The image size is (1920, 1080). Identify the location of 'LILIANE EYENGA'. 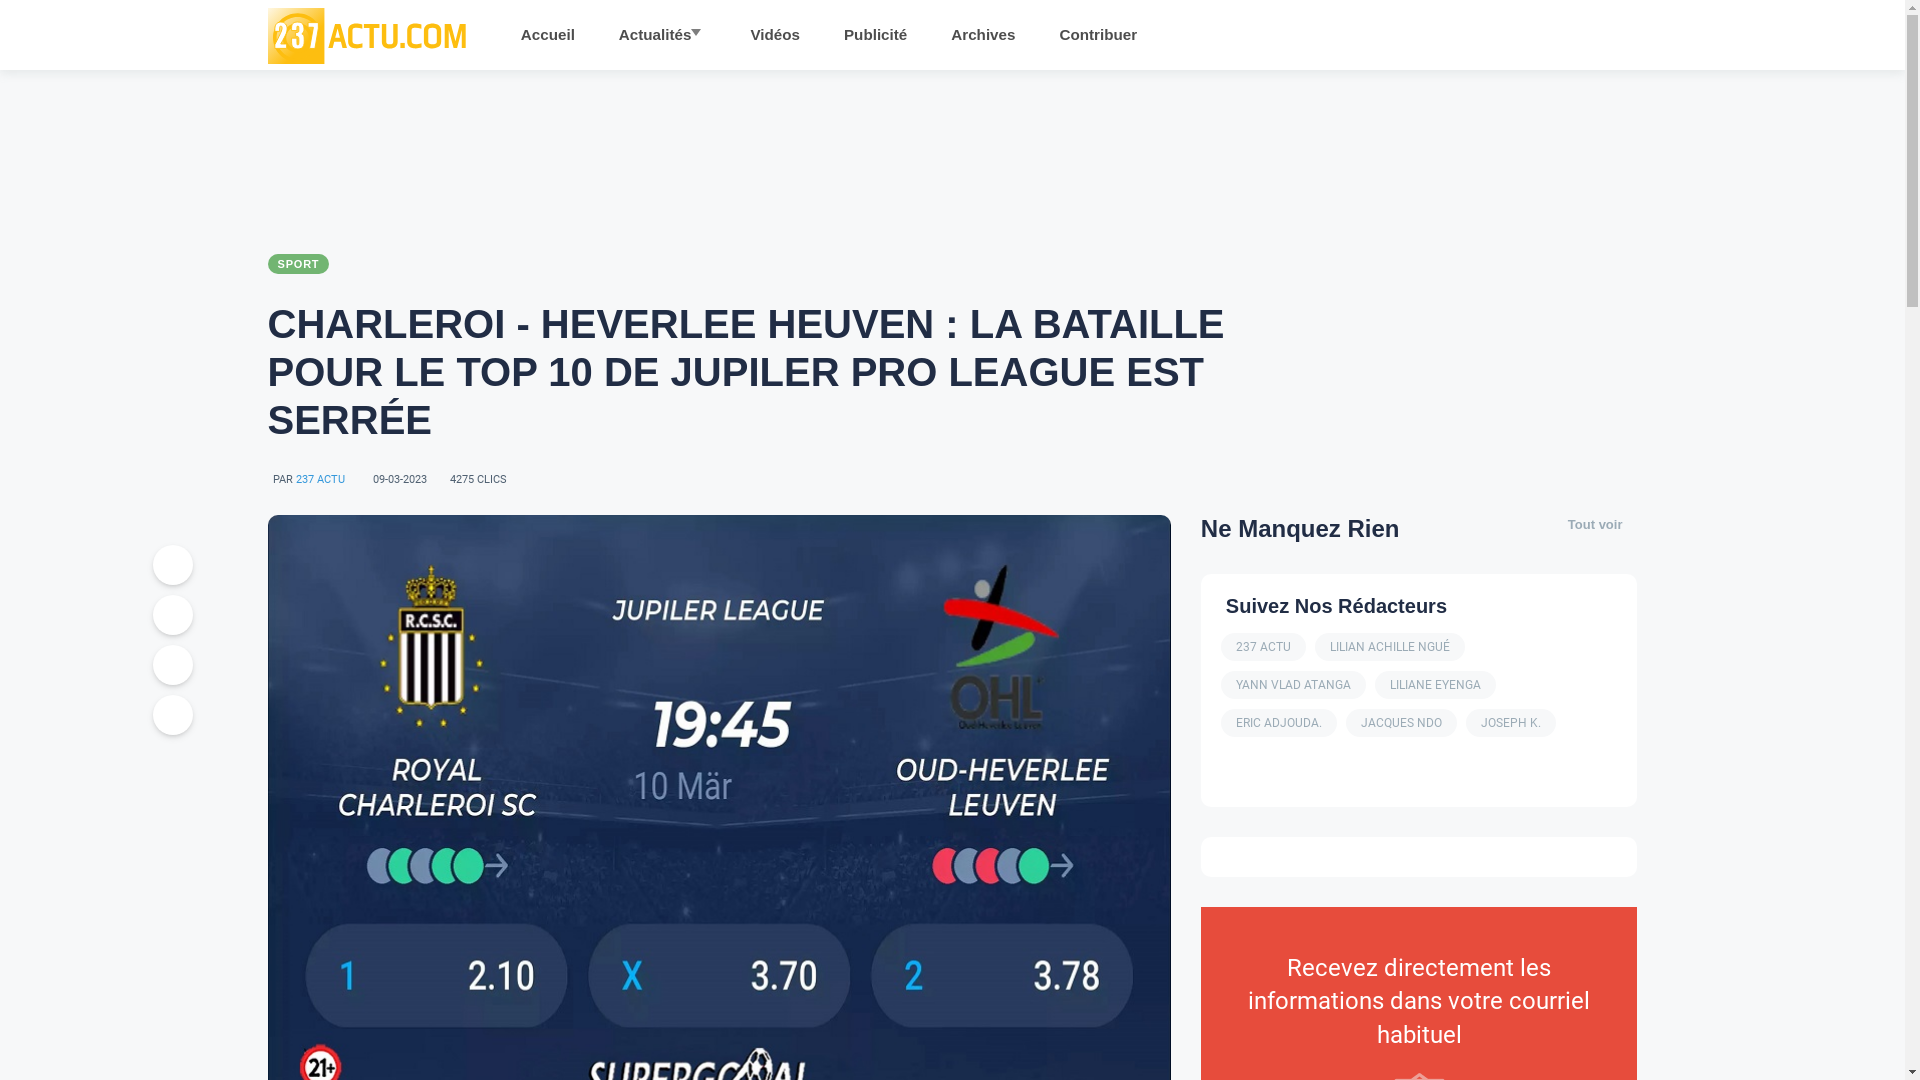
(1434, 684).